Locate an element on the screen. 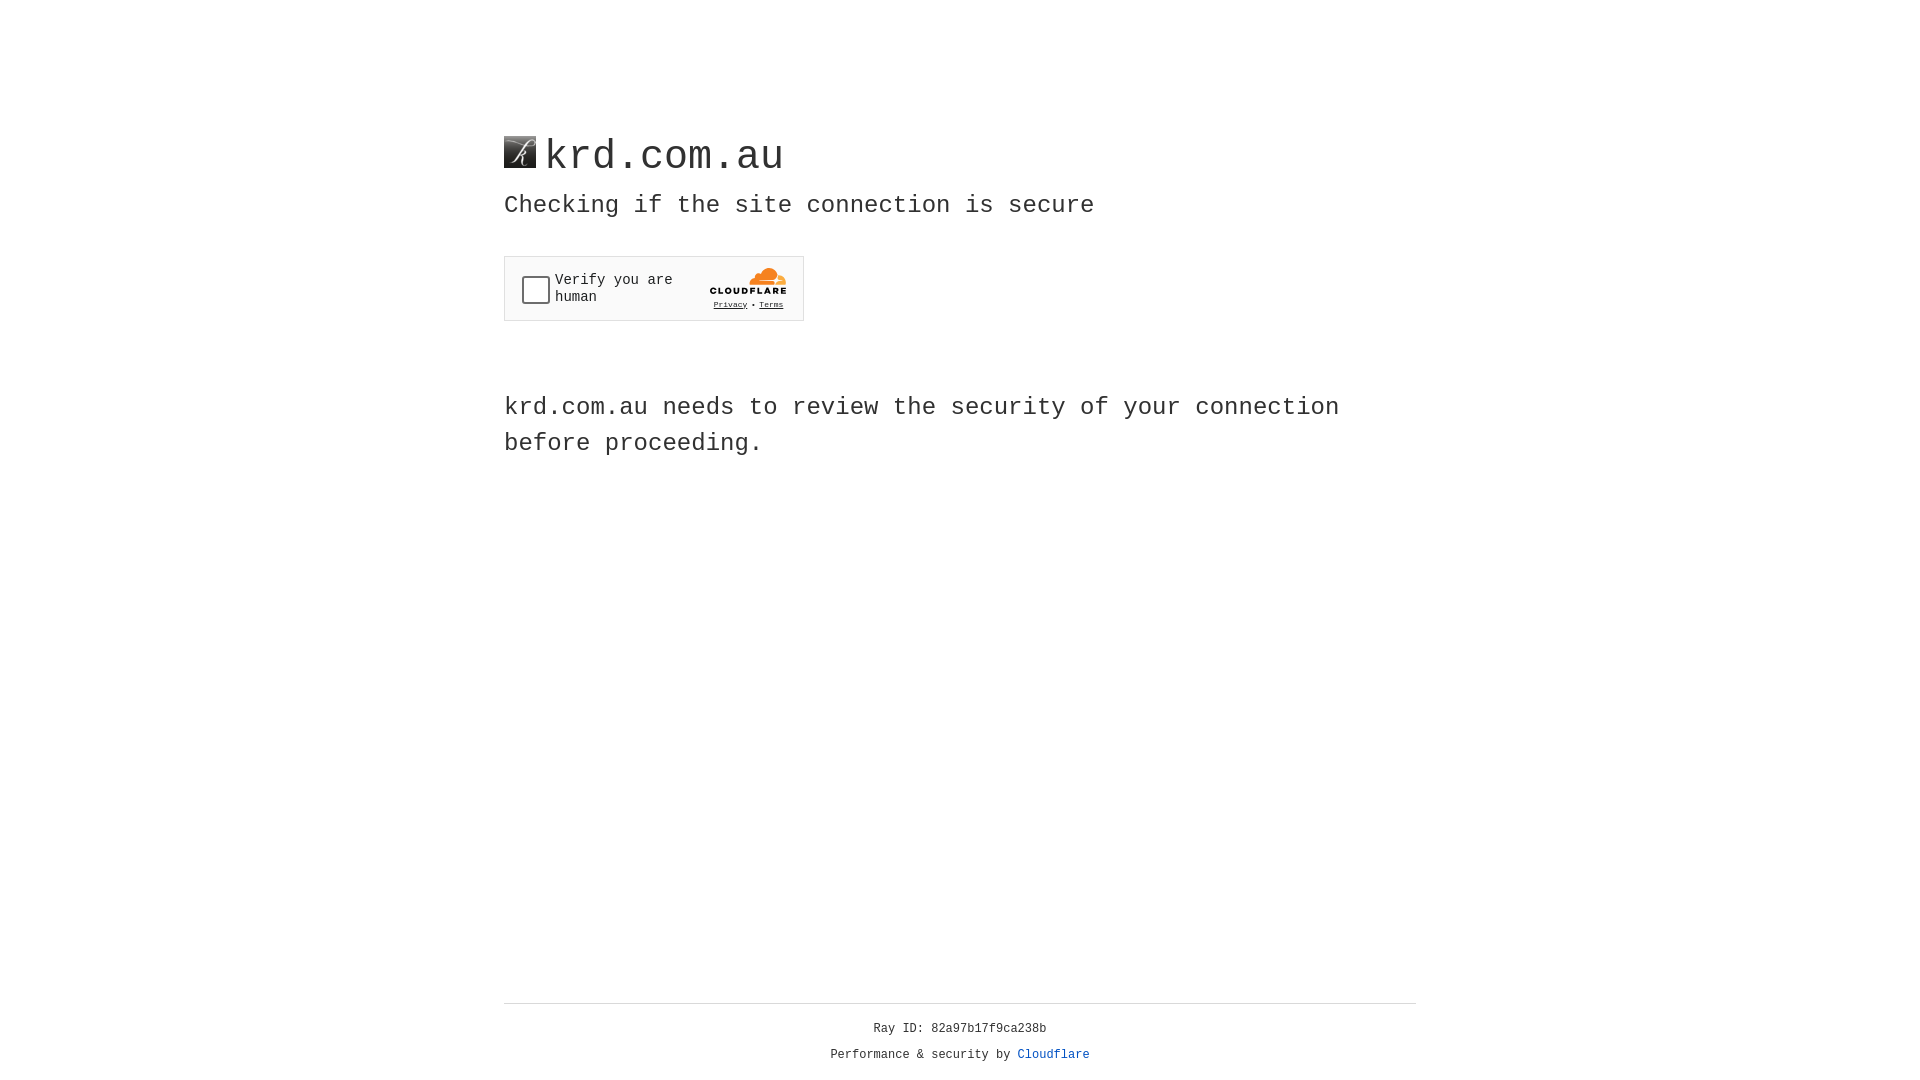 This screenshot has height=1080, width=1920. 'Cloudflare' is located at coordinates (1053, 1054).